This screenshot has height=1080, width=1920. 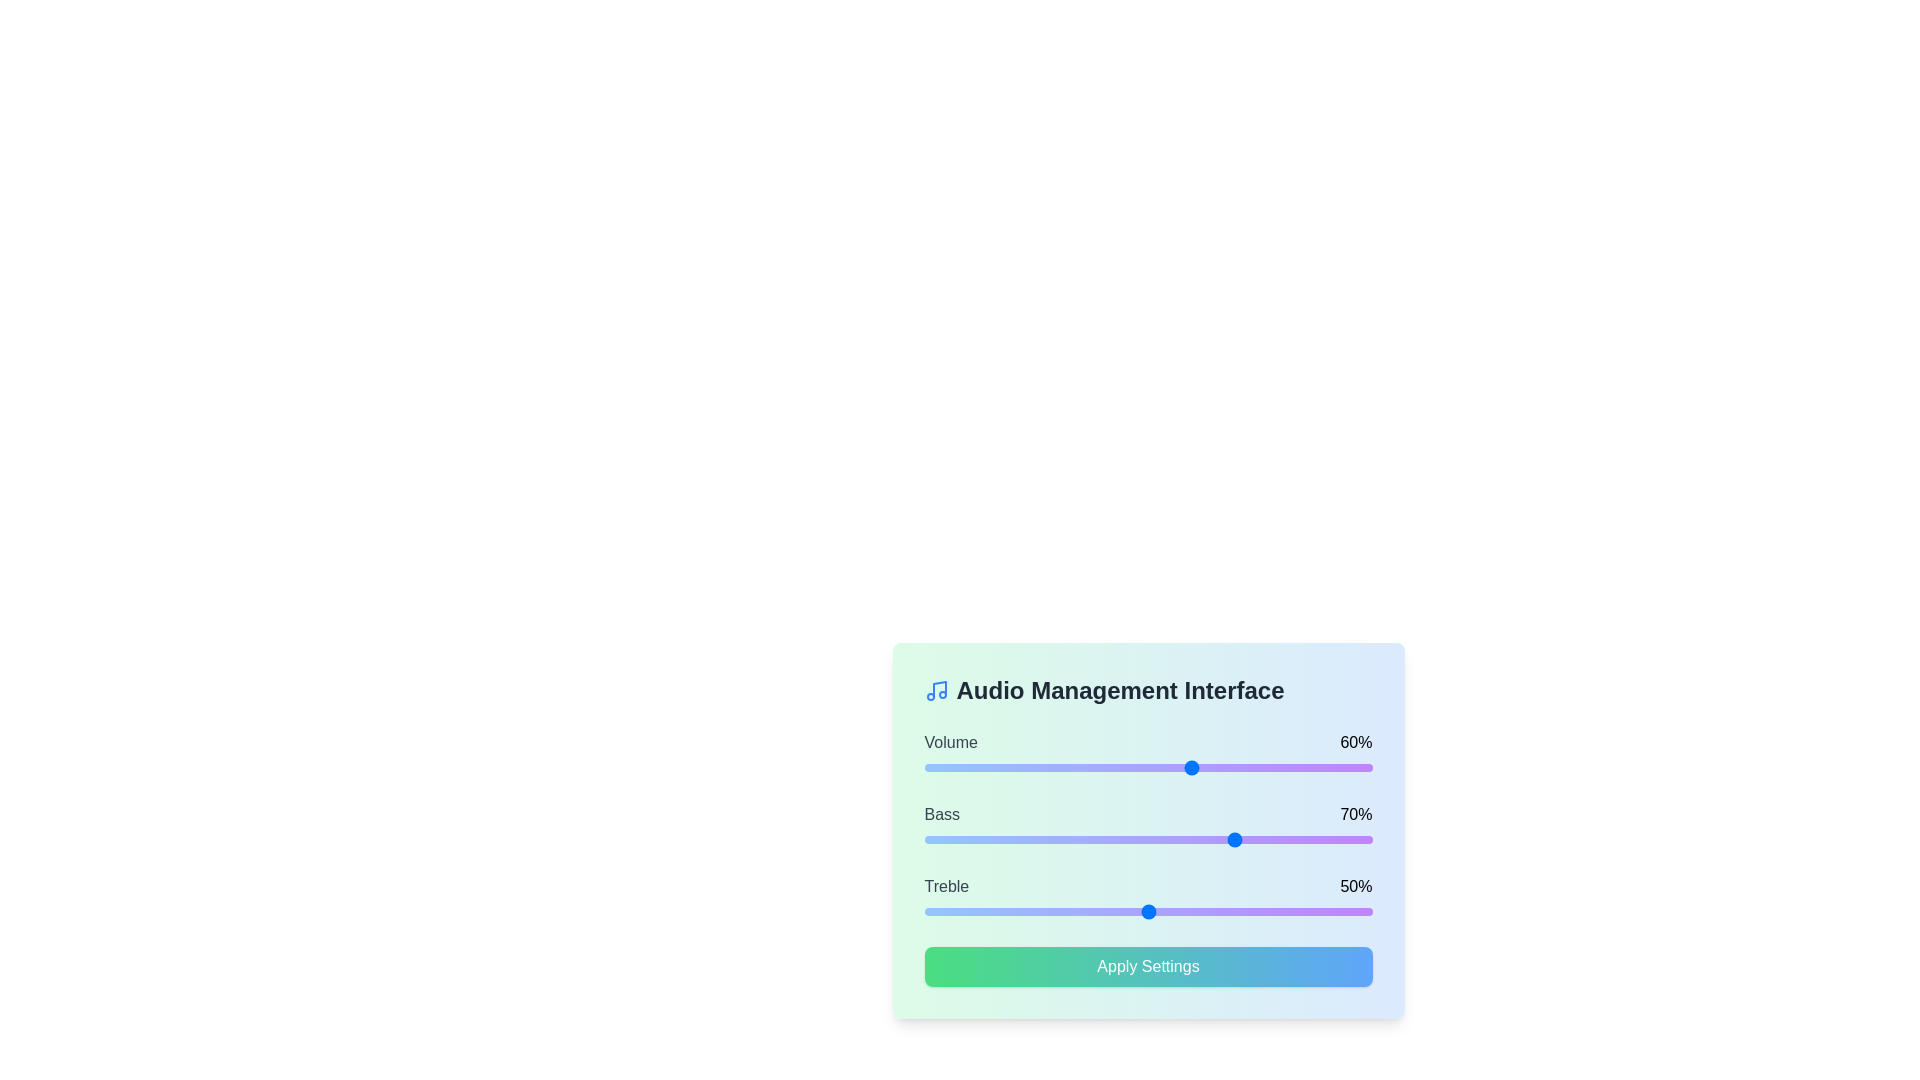 I want to click on the treble level, so click(x=1032, y=911).